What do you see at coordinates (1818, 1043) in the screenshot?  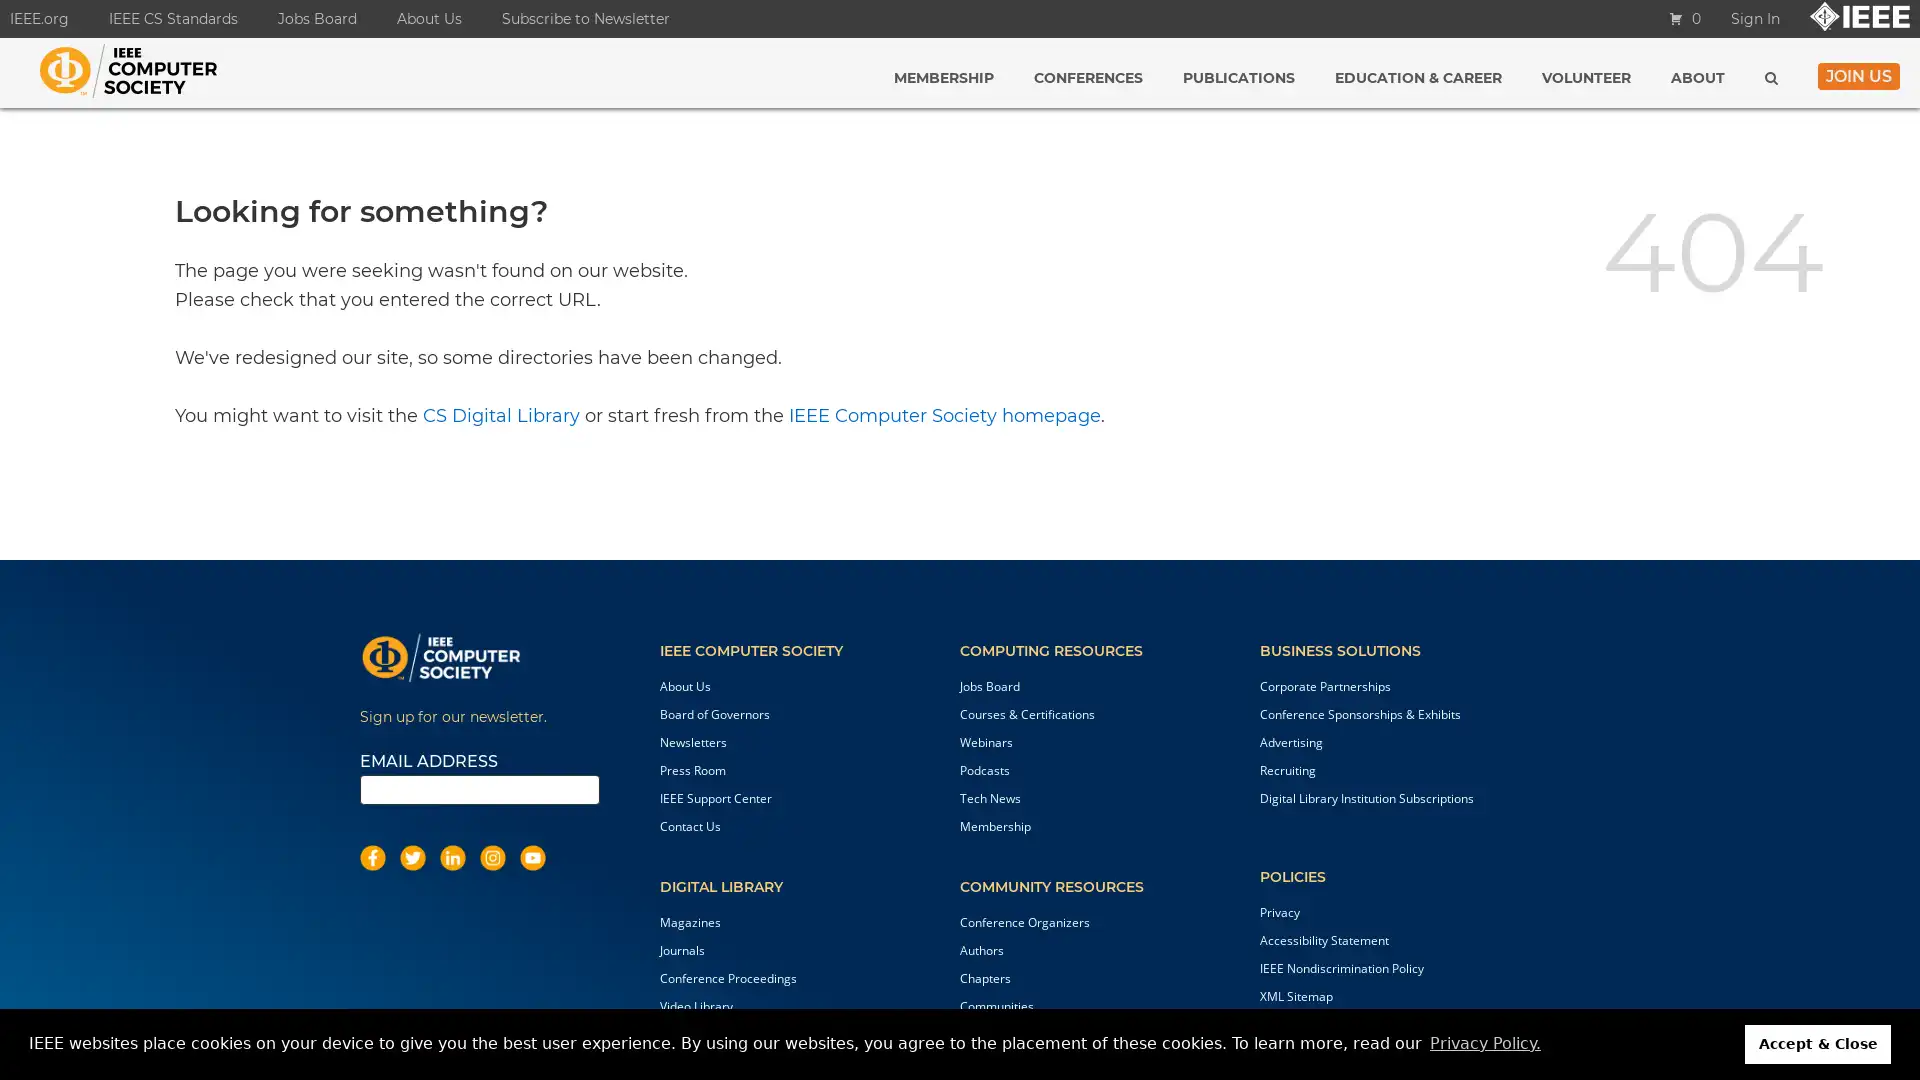 I see `dismiss cookie message` at bounding box center [1818, 1043].